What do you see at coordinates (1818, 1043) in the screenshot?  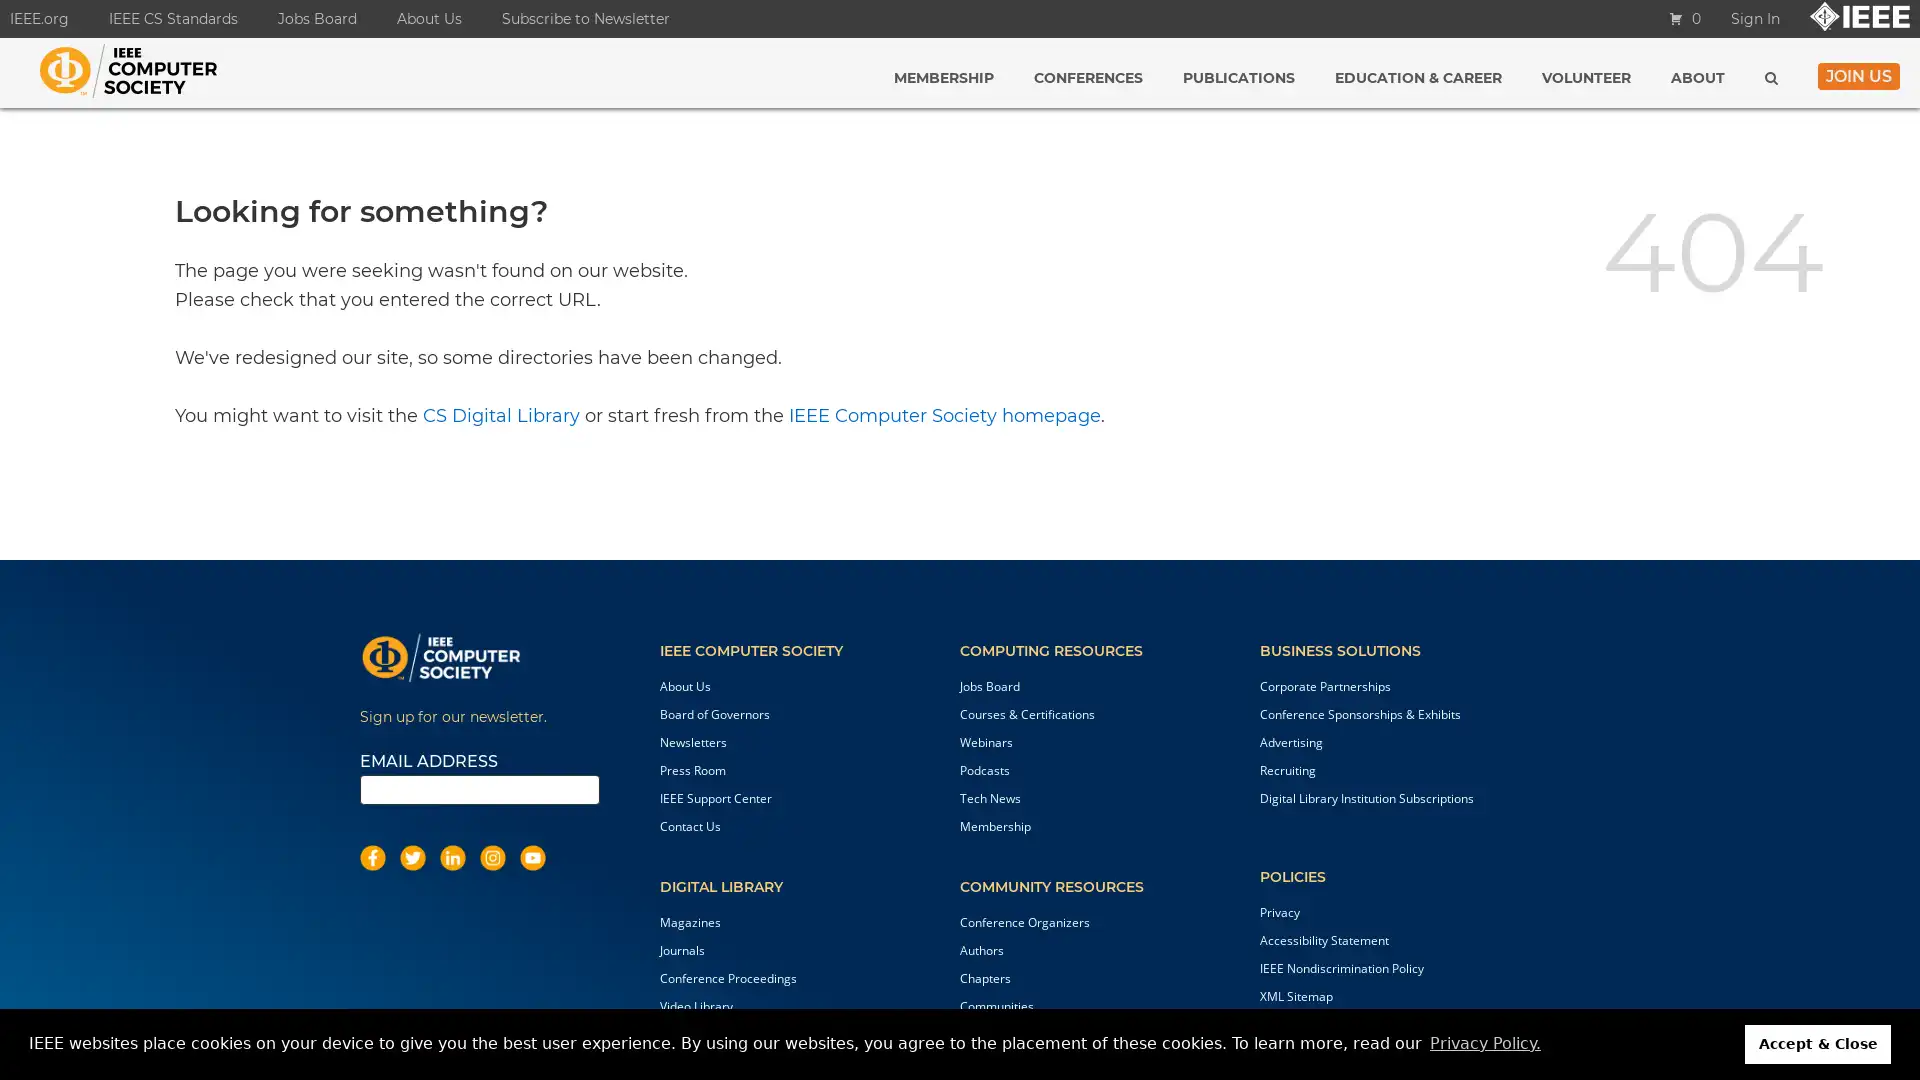 I see `dismiss cookie message` at bounding box center [1818, 1043].